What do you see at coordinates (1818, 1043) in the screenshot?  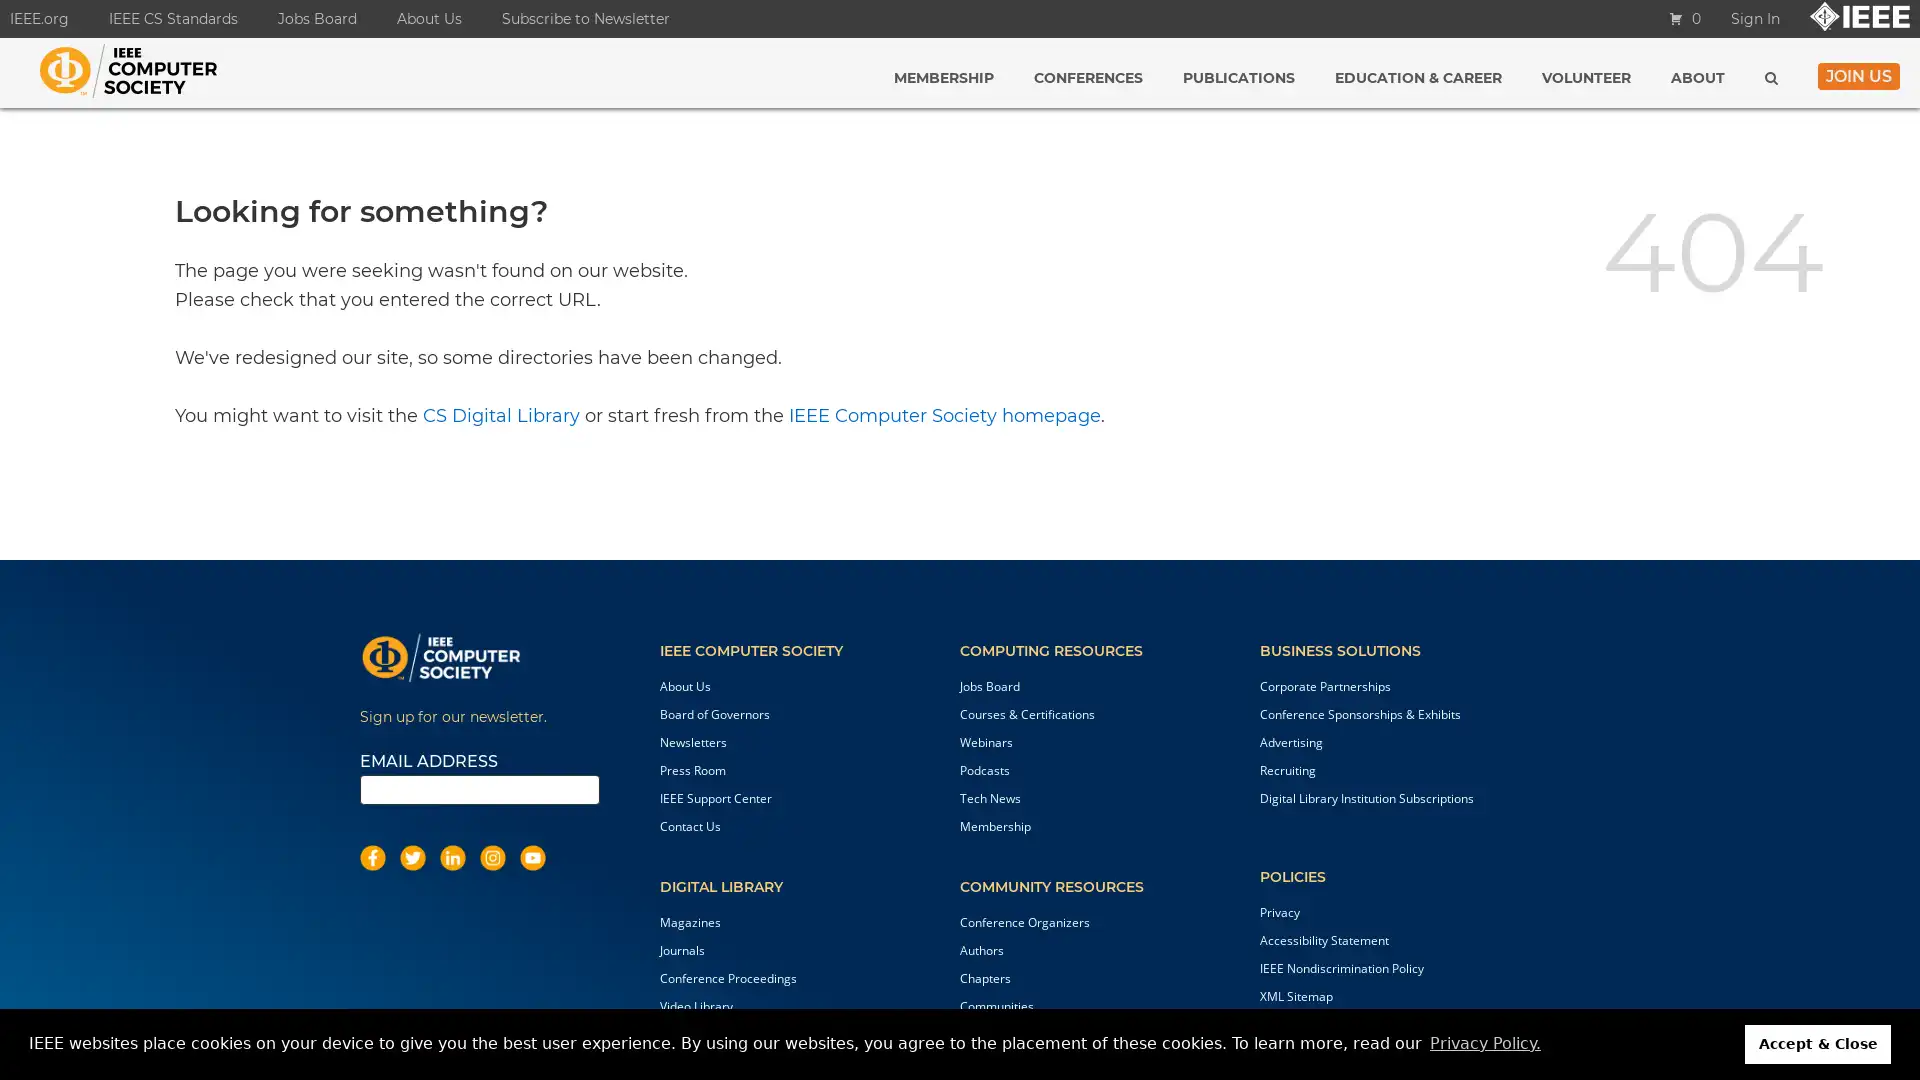 I see `dismiss cookie message` at bounding box center [1818, 1043].